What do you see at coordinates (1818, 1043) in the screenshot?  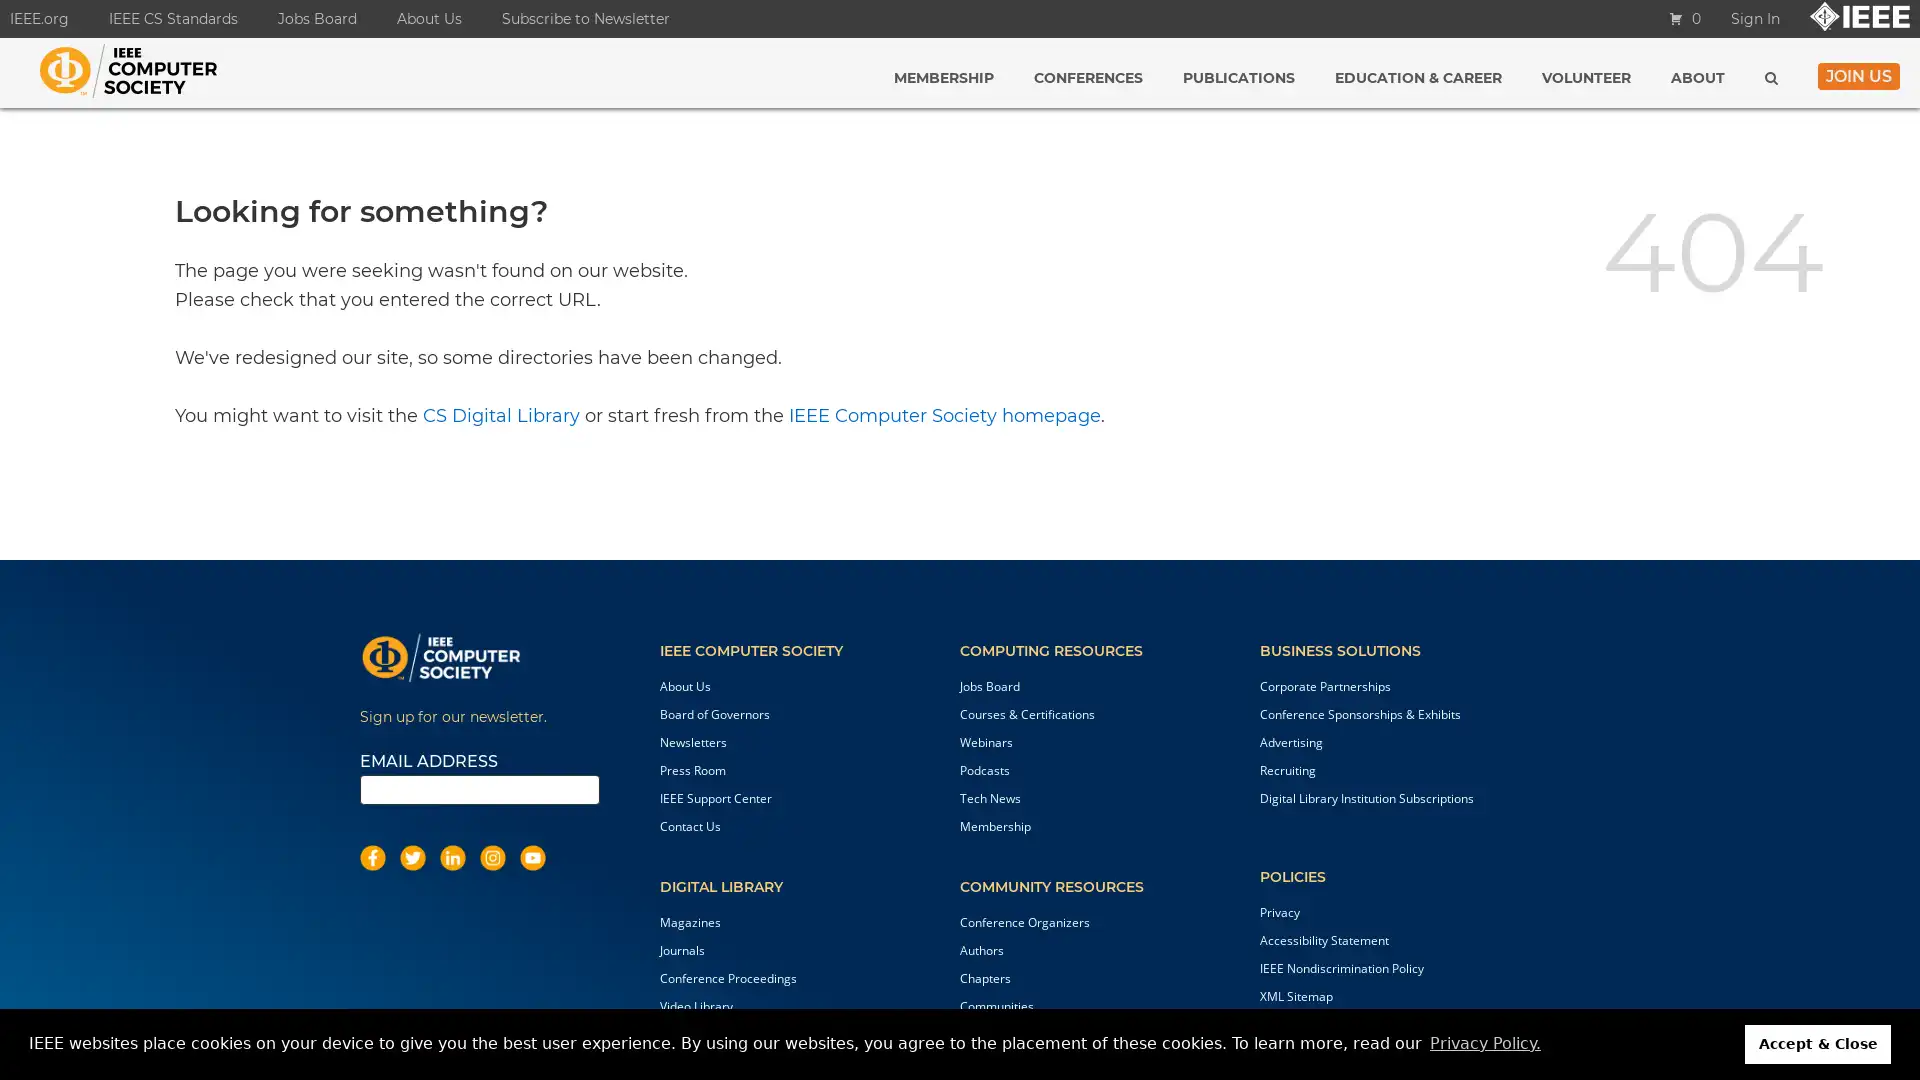 I see `dismiss cookie message` at bounding box center [1818, 1043].